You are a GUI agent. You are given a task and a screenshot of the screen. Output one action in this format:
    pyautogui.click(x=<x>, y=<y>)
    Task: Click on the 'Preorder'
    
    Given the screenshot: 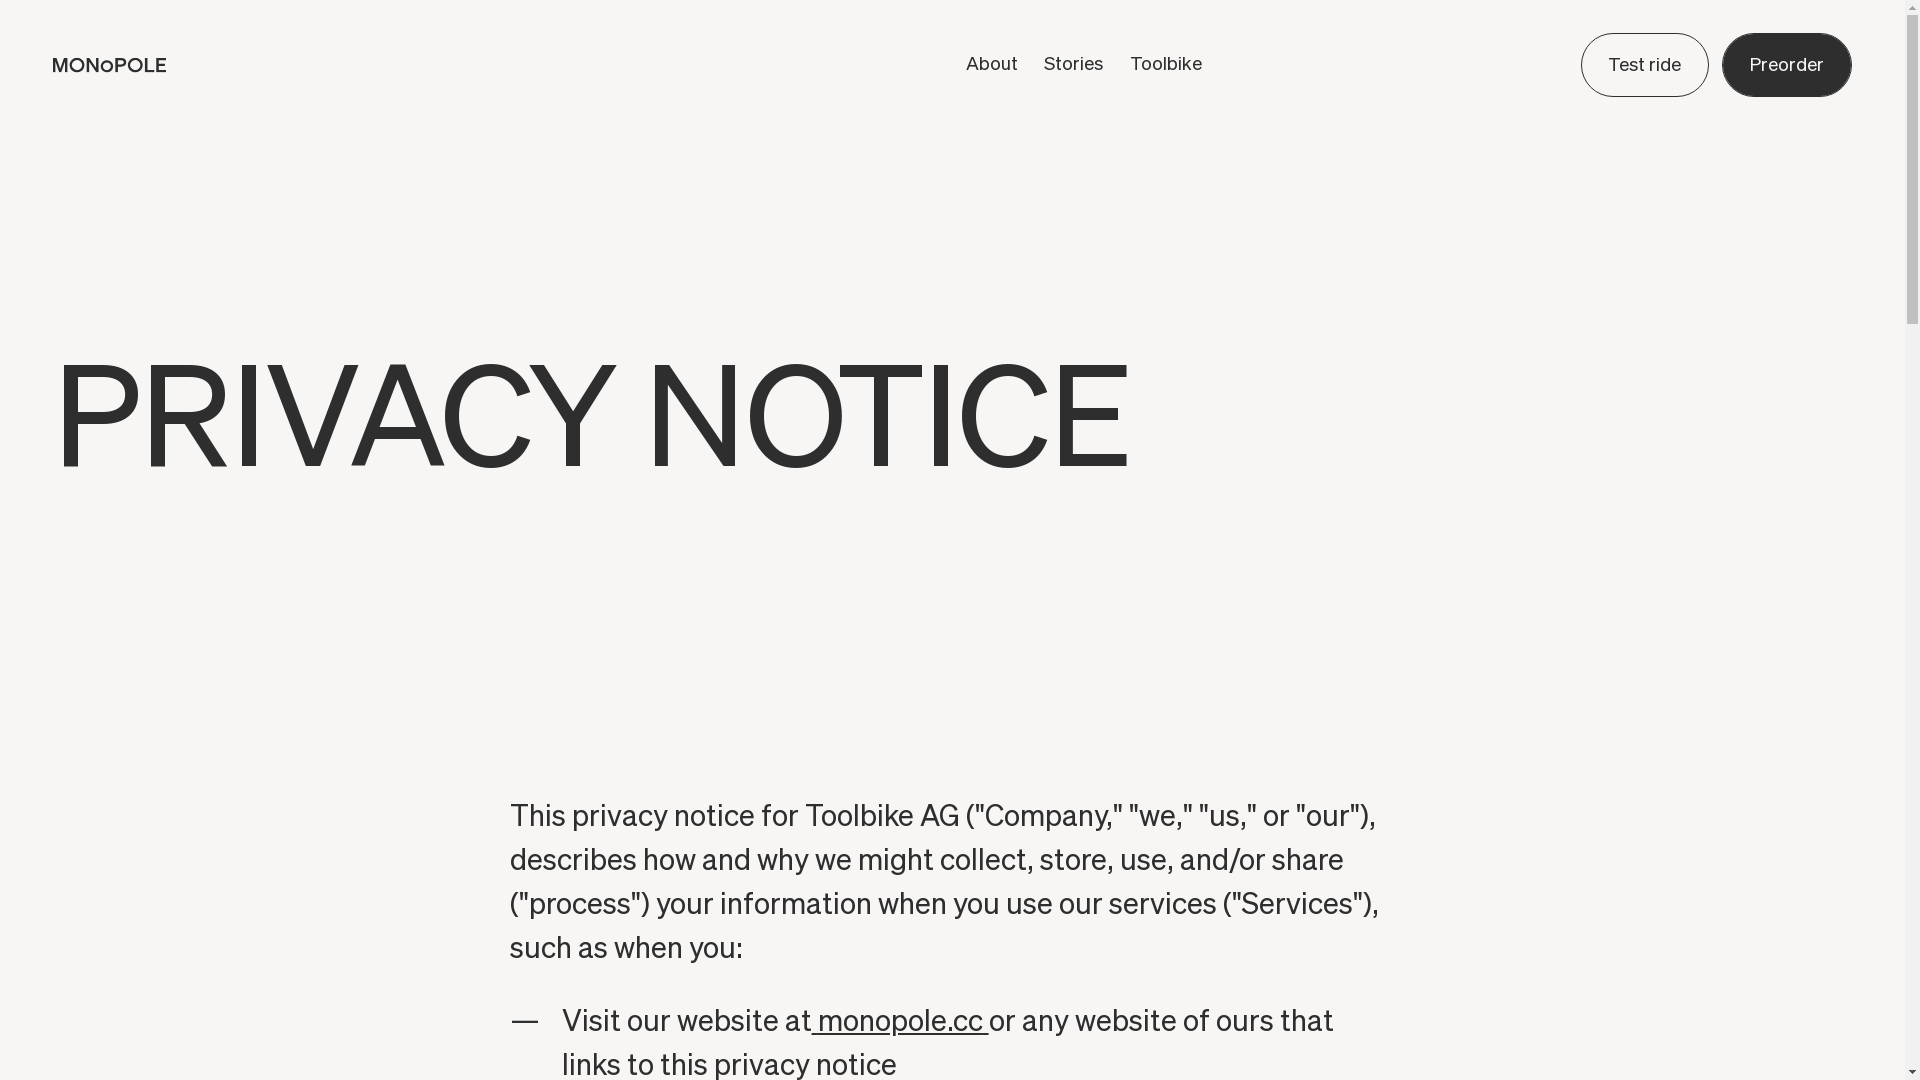 What is the action you would take?
    pyautogui.click(x=1721, y=64)
    